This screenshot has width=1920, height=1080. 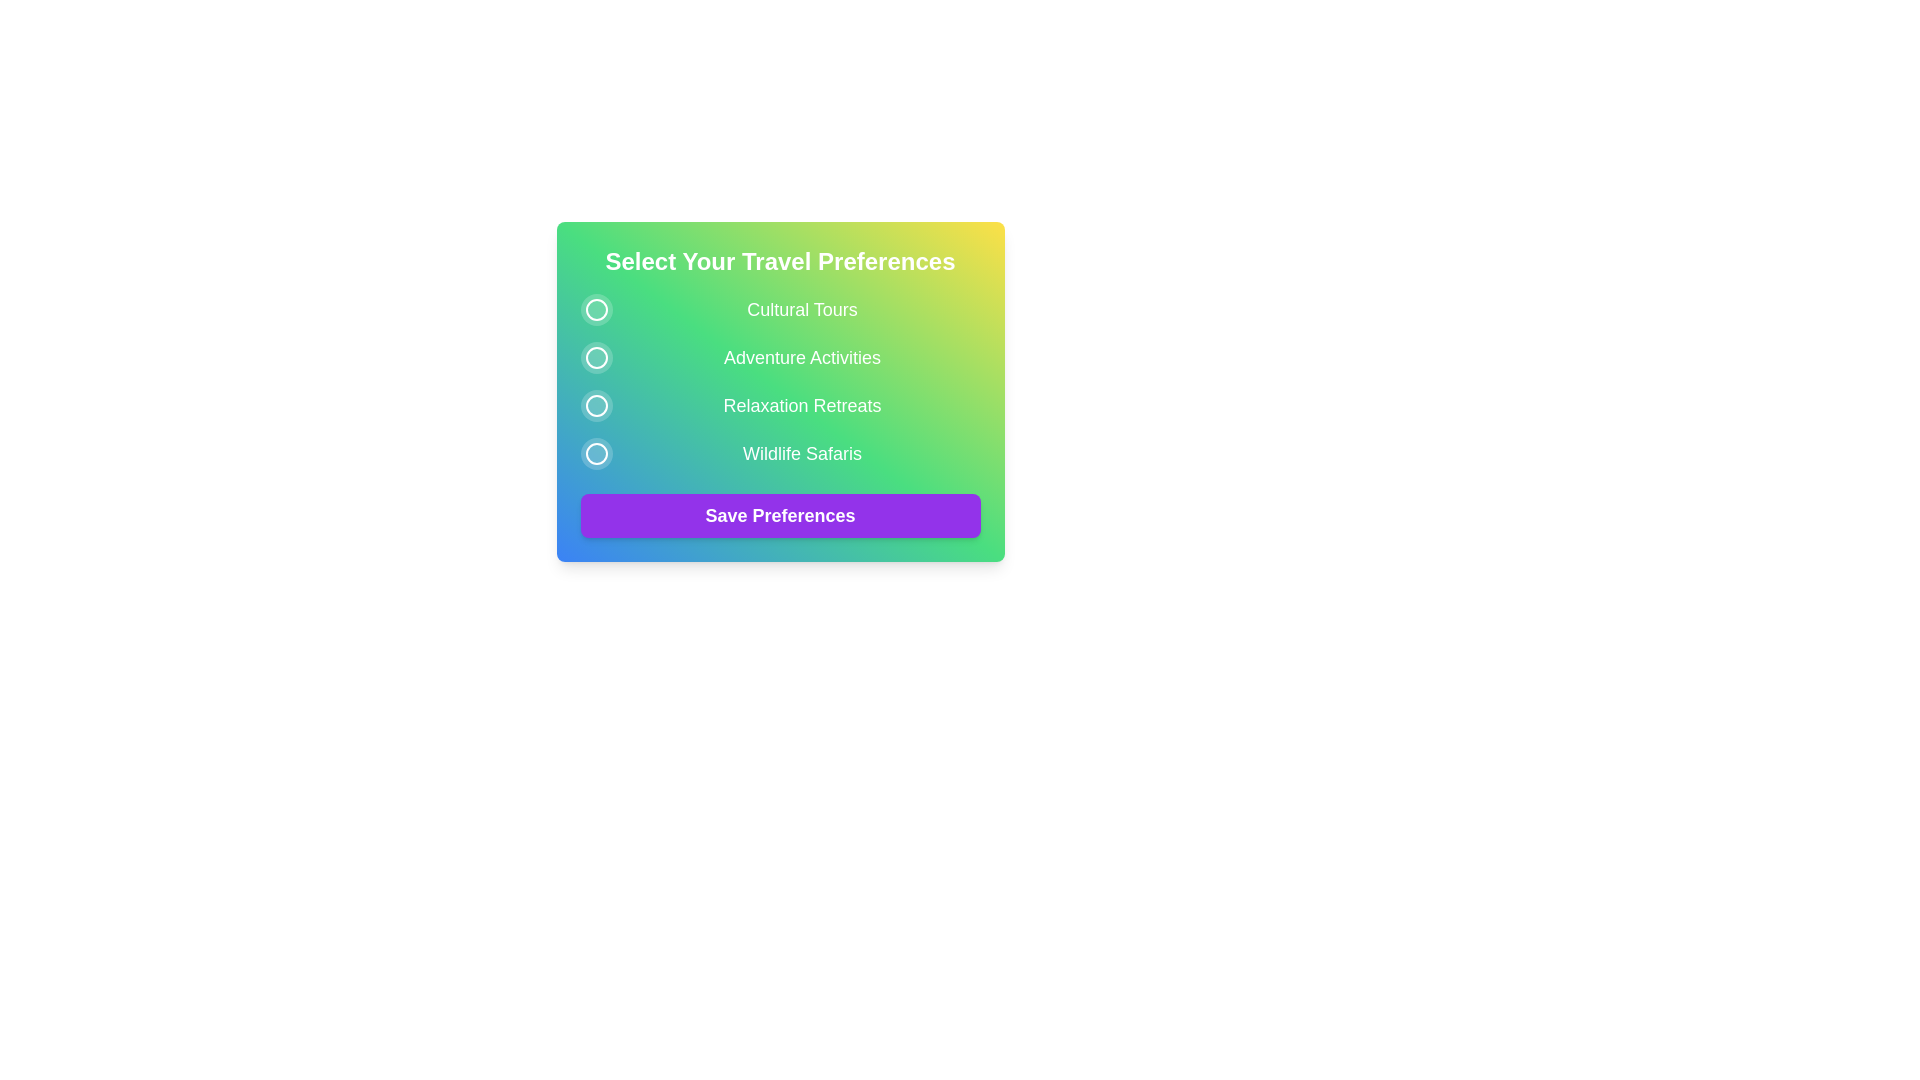 What do you see at coordinates (595, 357) in the screenshot?
I see `the preference button corresponding to Adventure Activities` at bounding box center [595, 357].